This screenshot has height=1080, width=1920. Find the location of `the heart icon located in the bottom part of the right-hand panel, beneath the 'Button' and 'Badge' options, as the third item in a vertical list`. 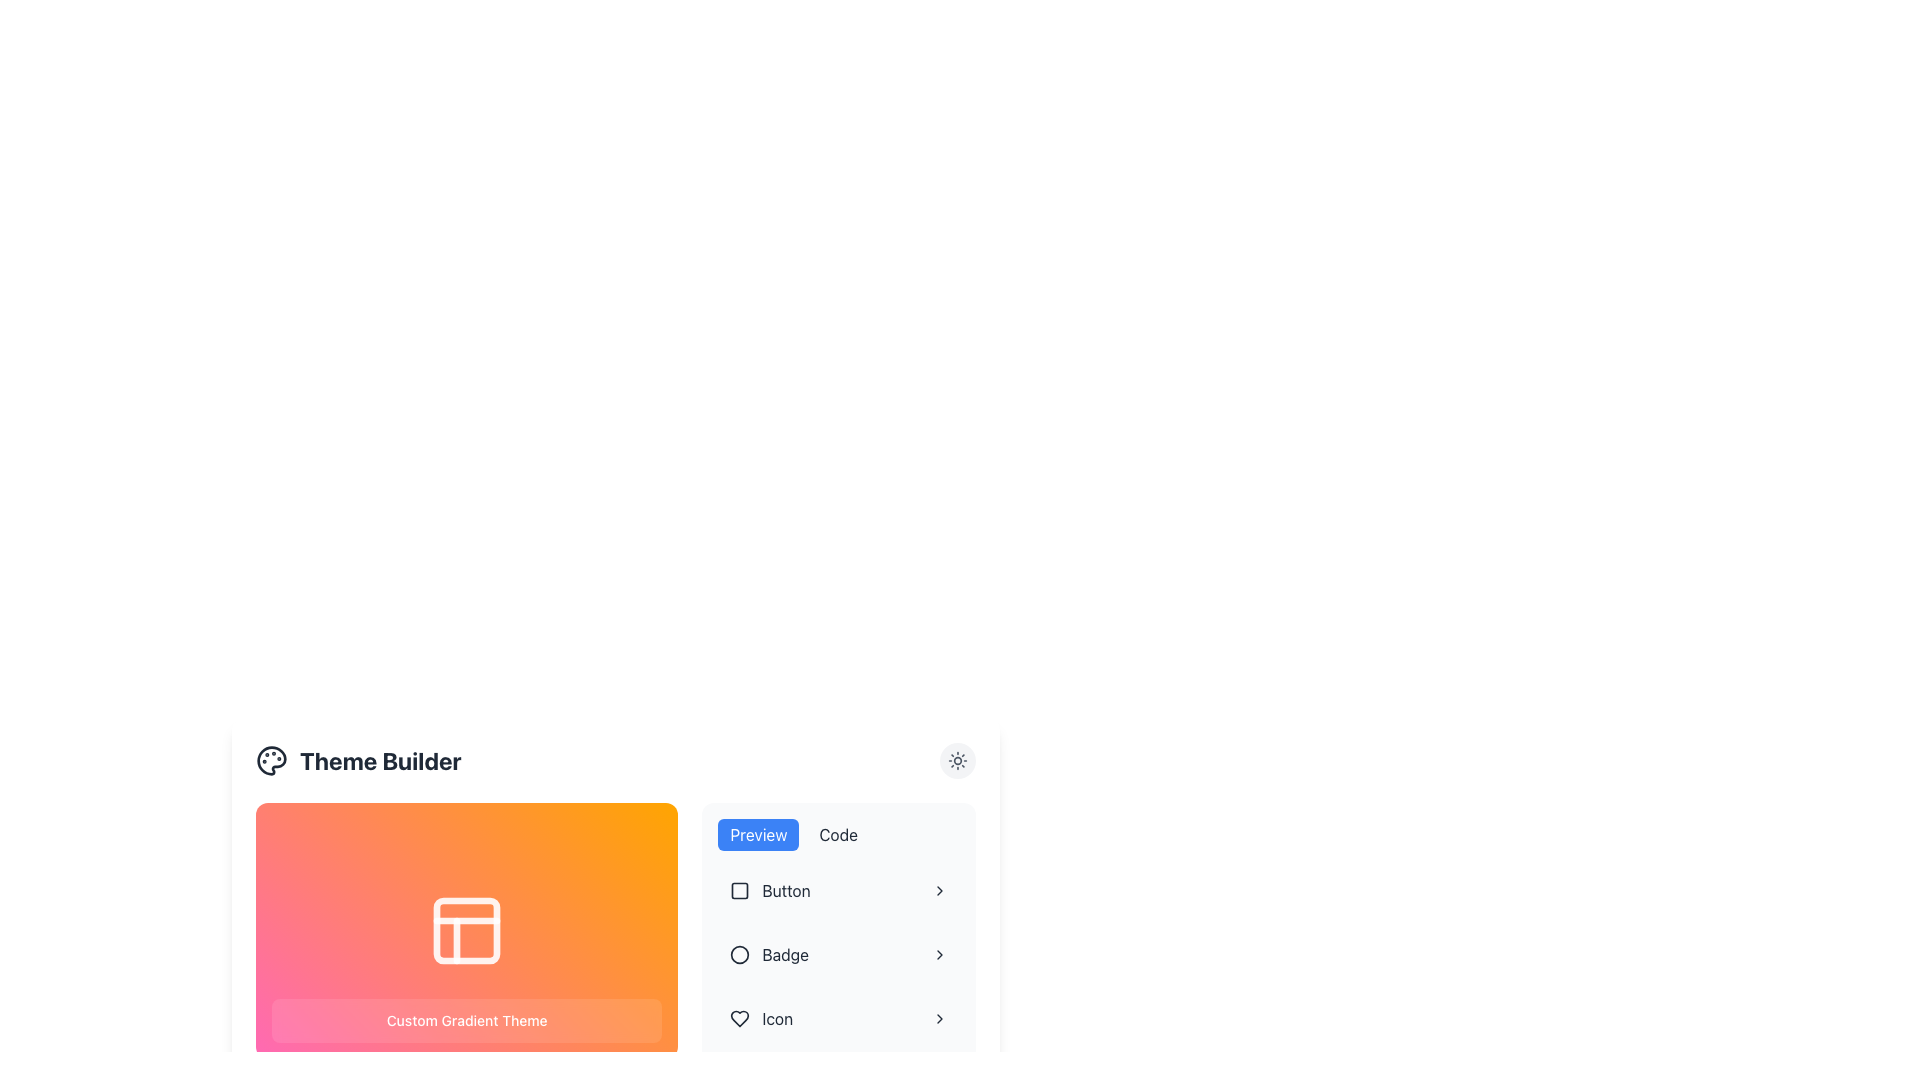

the heart icon located in the bottom part of the right-hand panel, beneath the 'Button' and 'Badge' options, as the third item in a vertical list is located at coordinates (739, 1018).